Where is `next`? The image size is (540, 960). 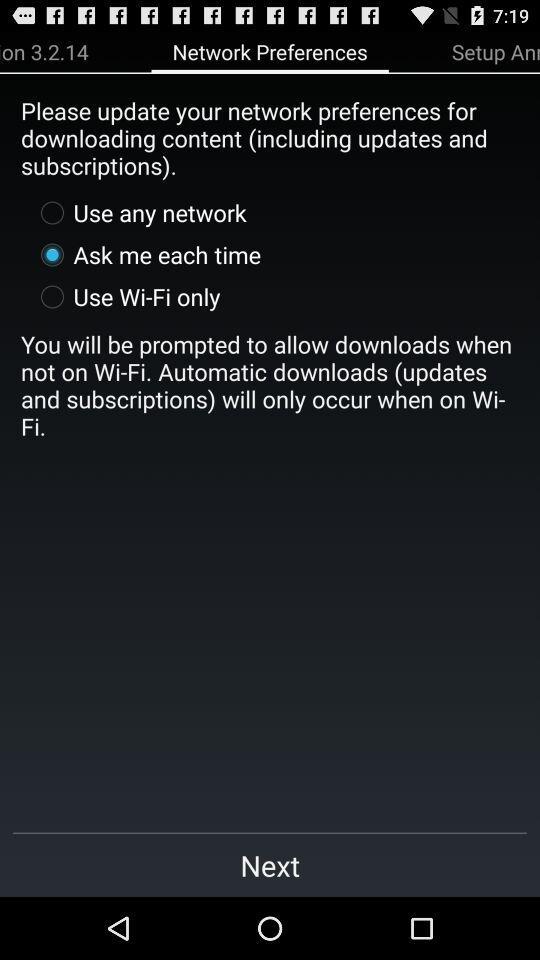 next is located at coordinates (270, 864).